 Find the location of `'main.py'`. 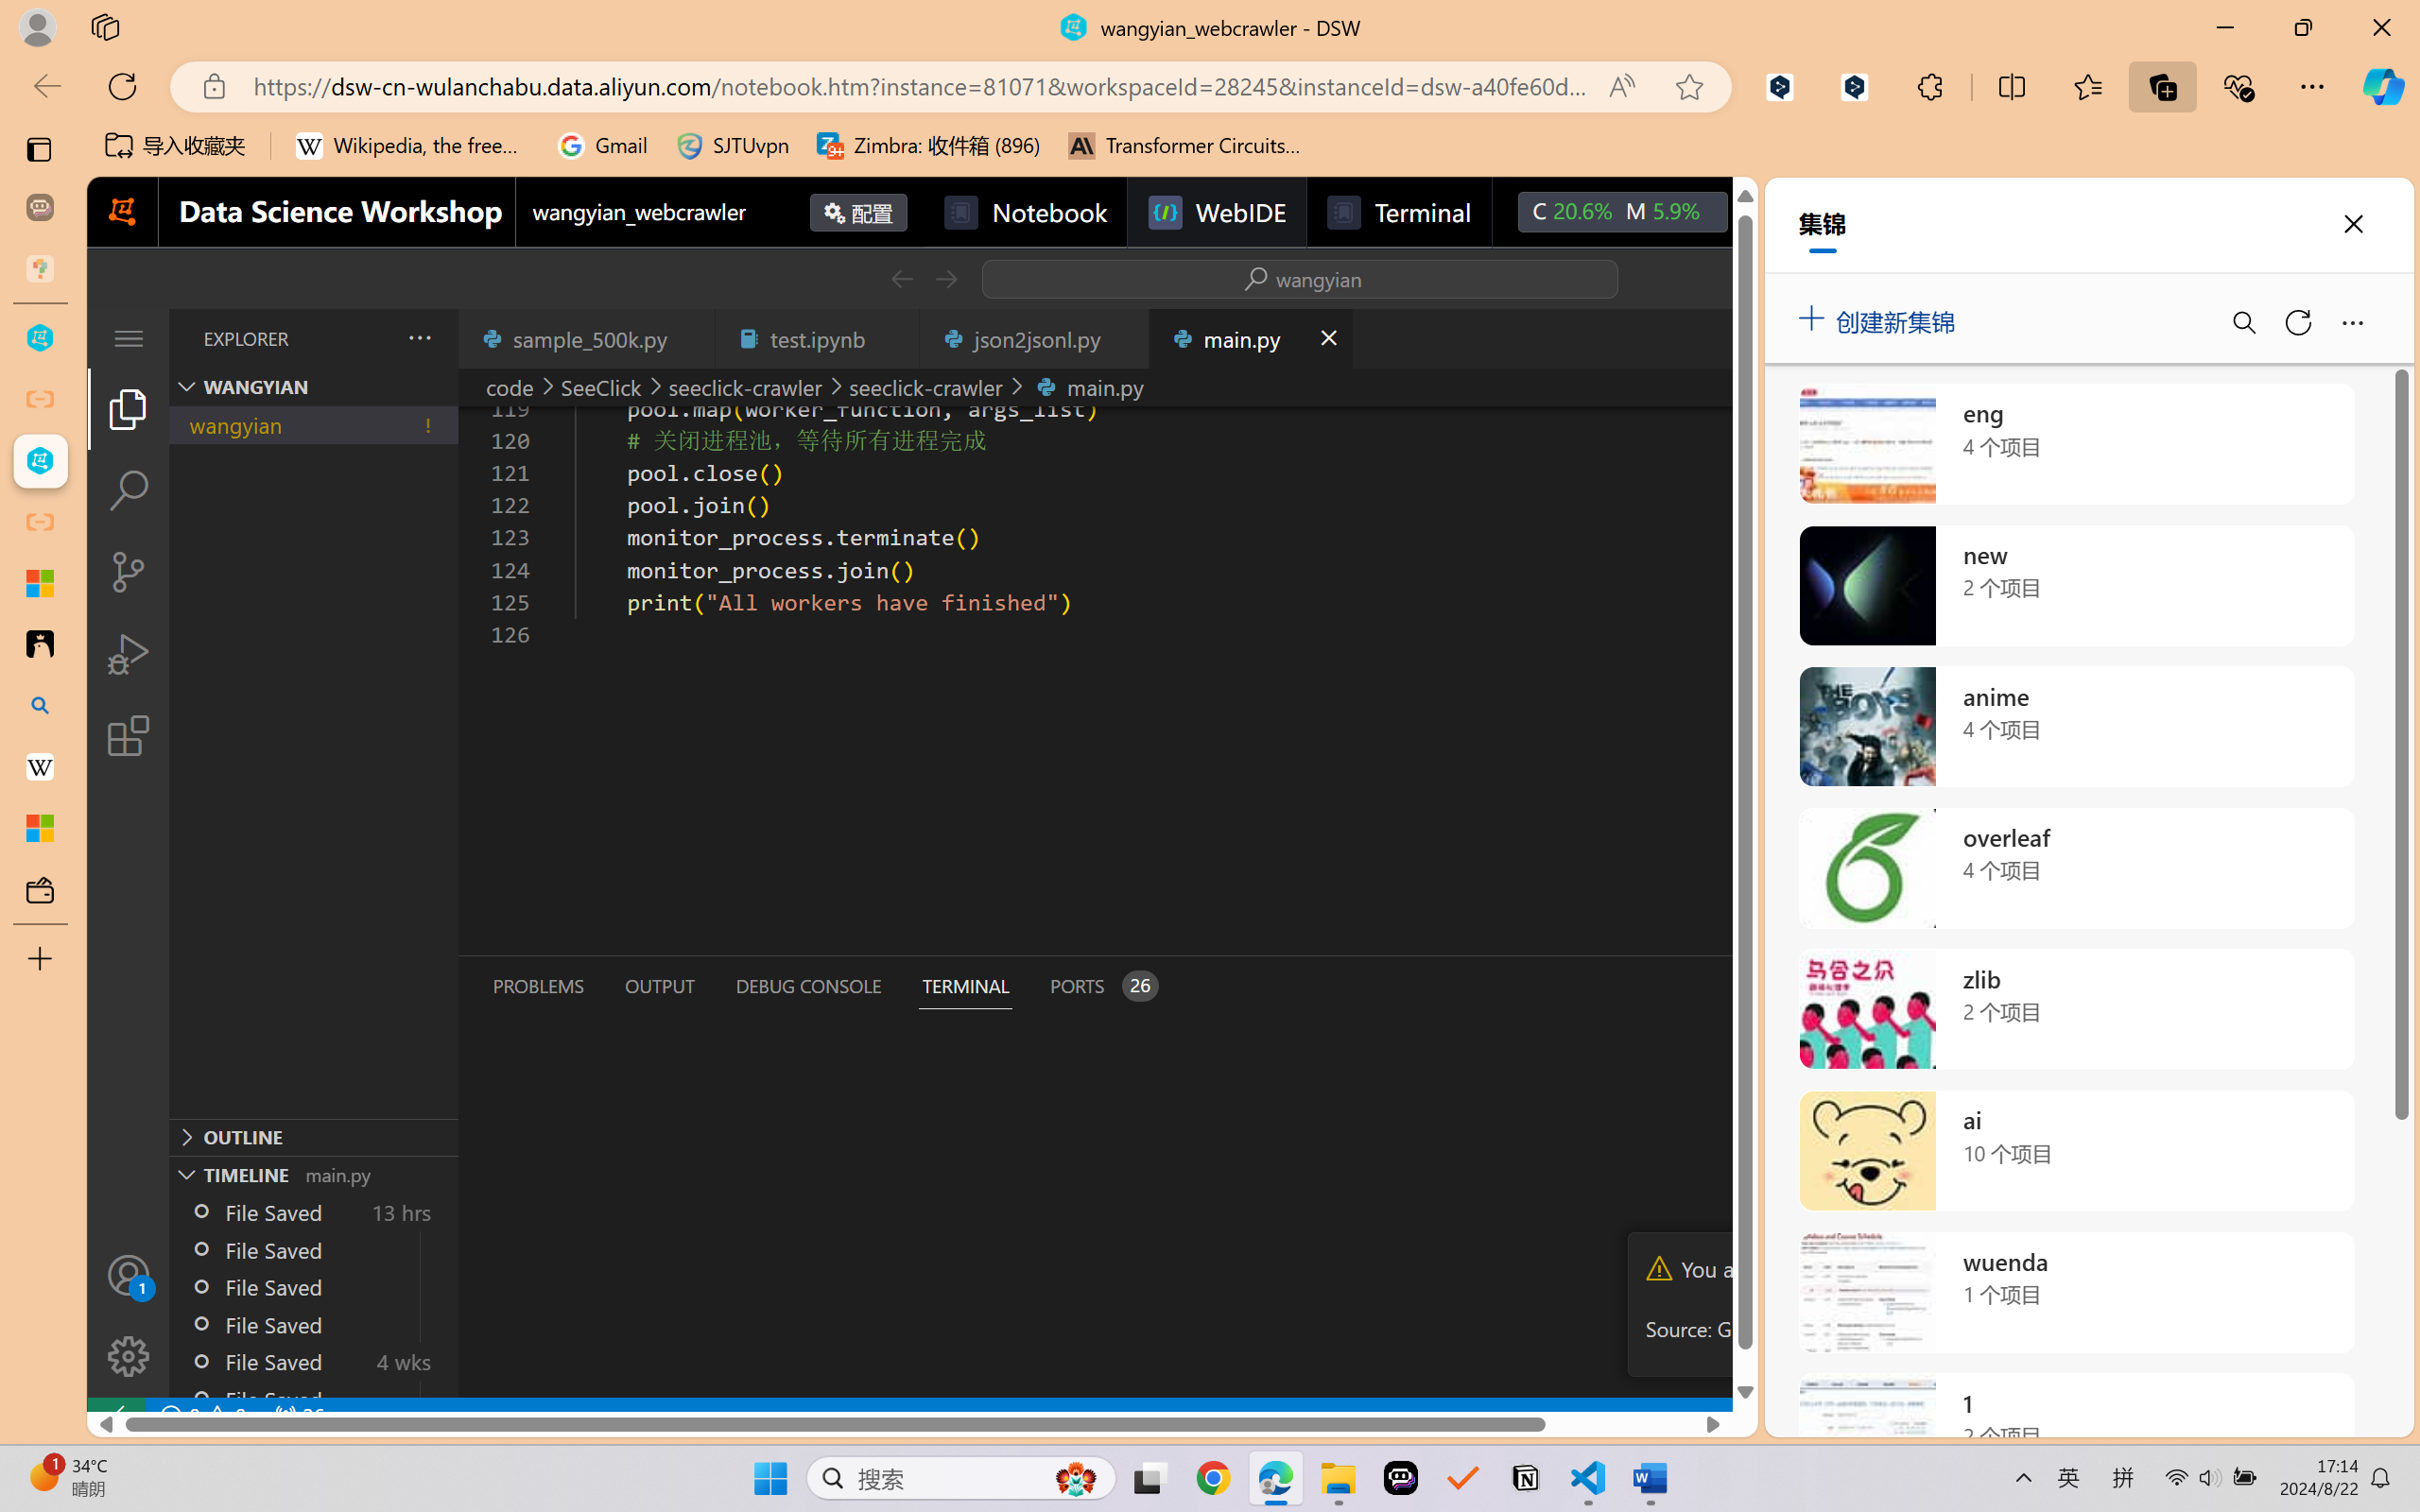

'main.py' is located at coordinates (1249, 337).